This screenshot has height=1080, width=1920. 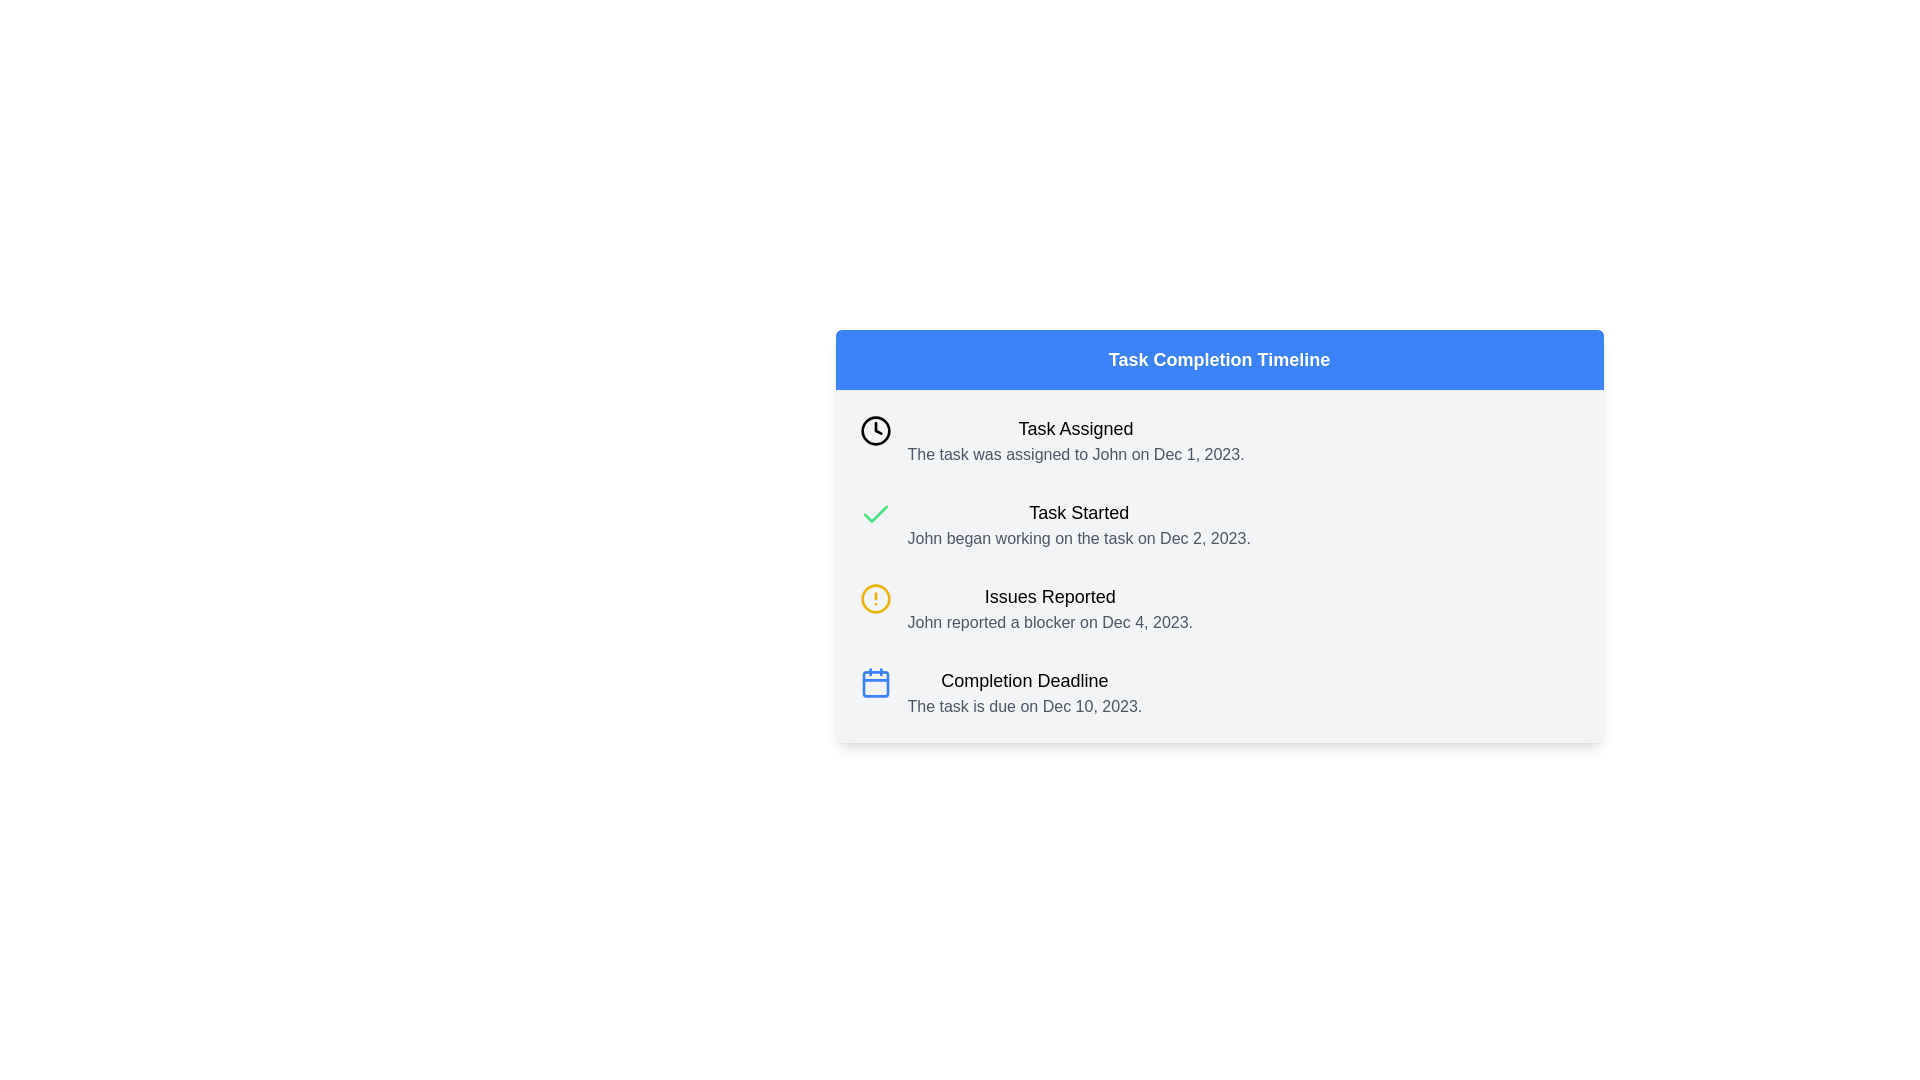 I want to click on the text element stating 'The task is due on Dec 10, 2023.' located below the 'Completion Deadline' title and calendar icon, so click(x=1024, y=705).